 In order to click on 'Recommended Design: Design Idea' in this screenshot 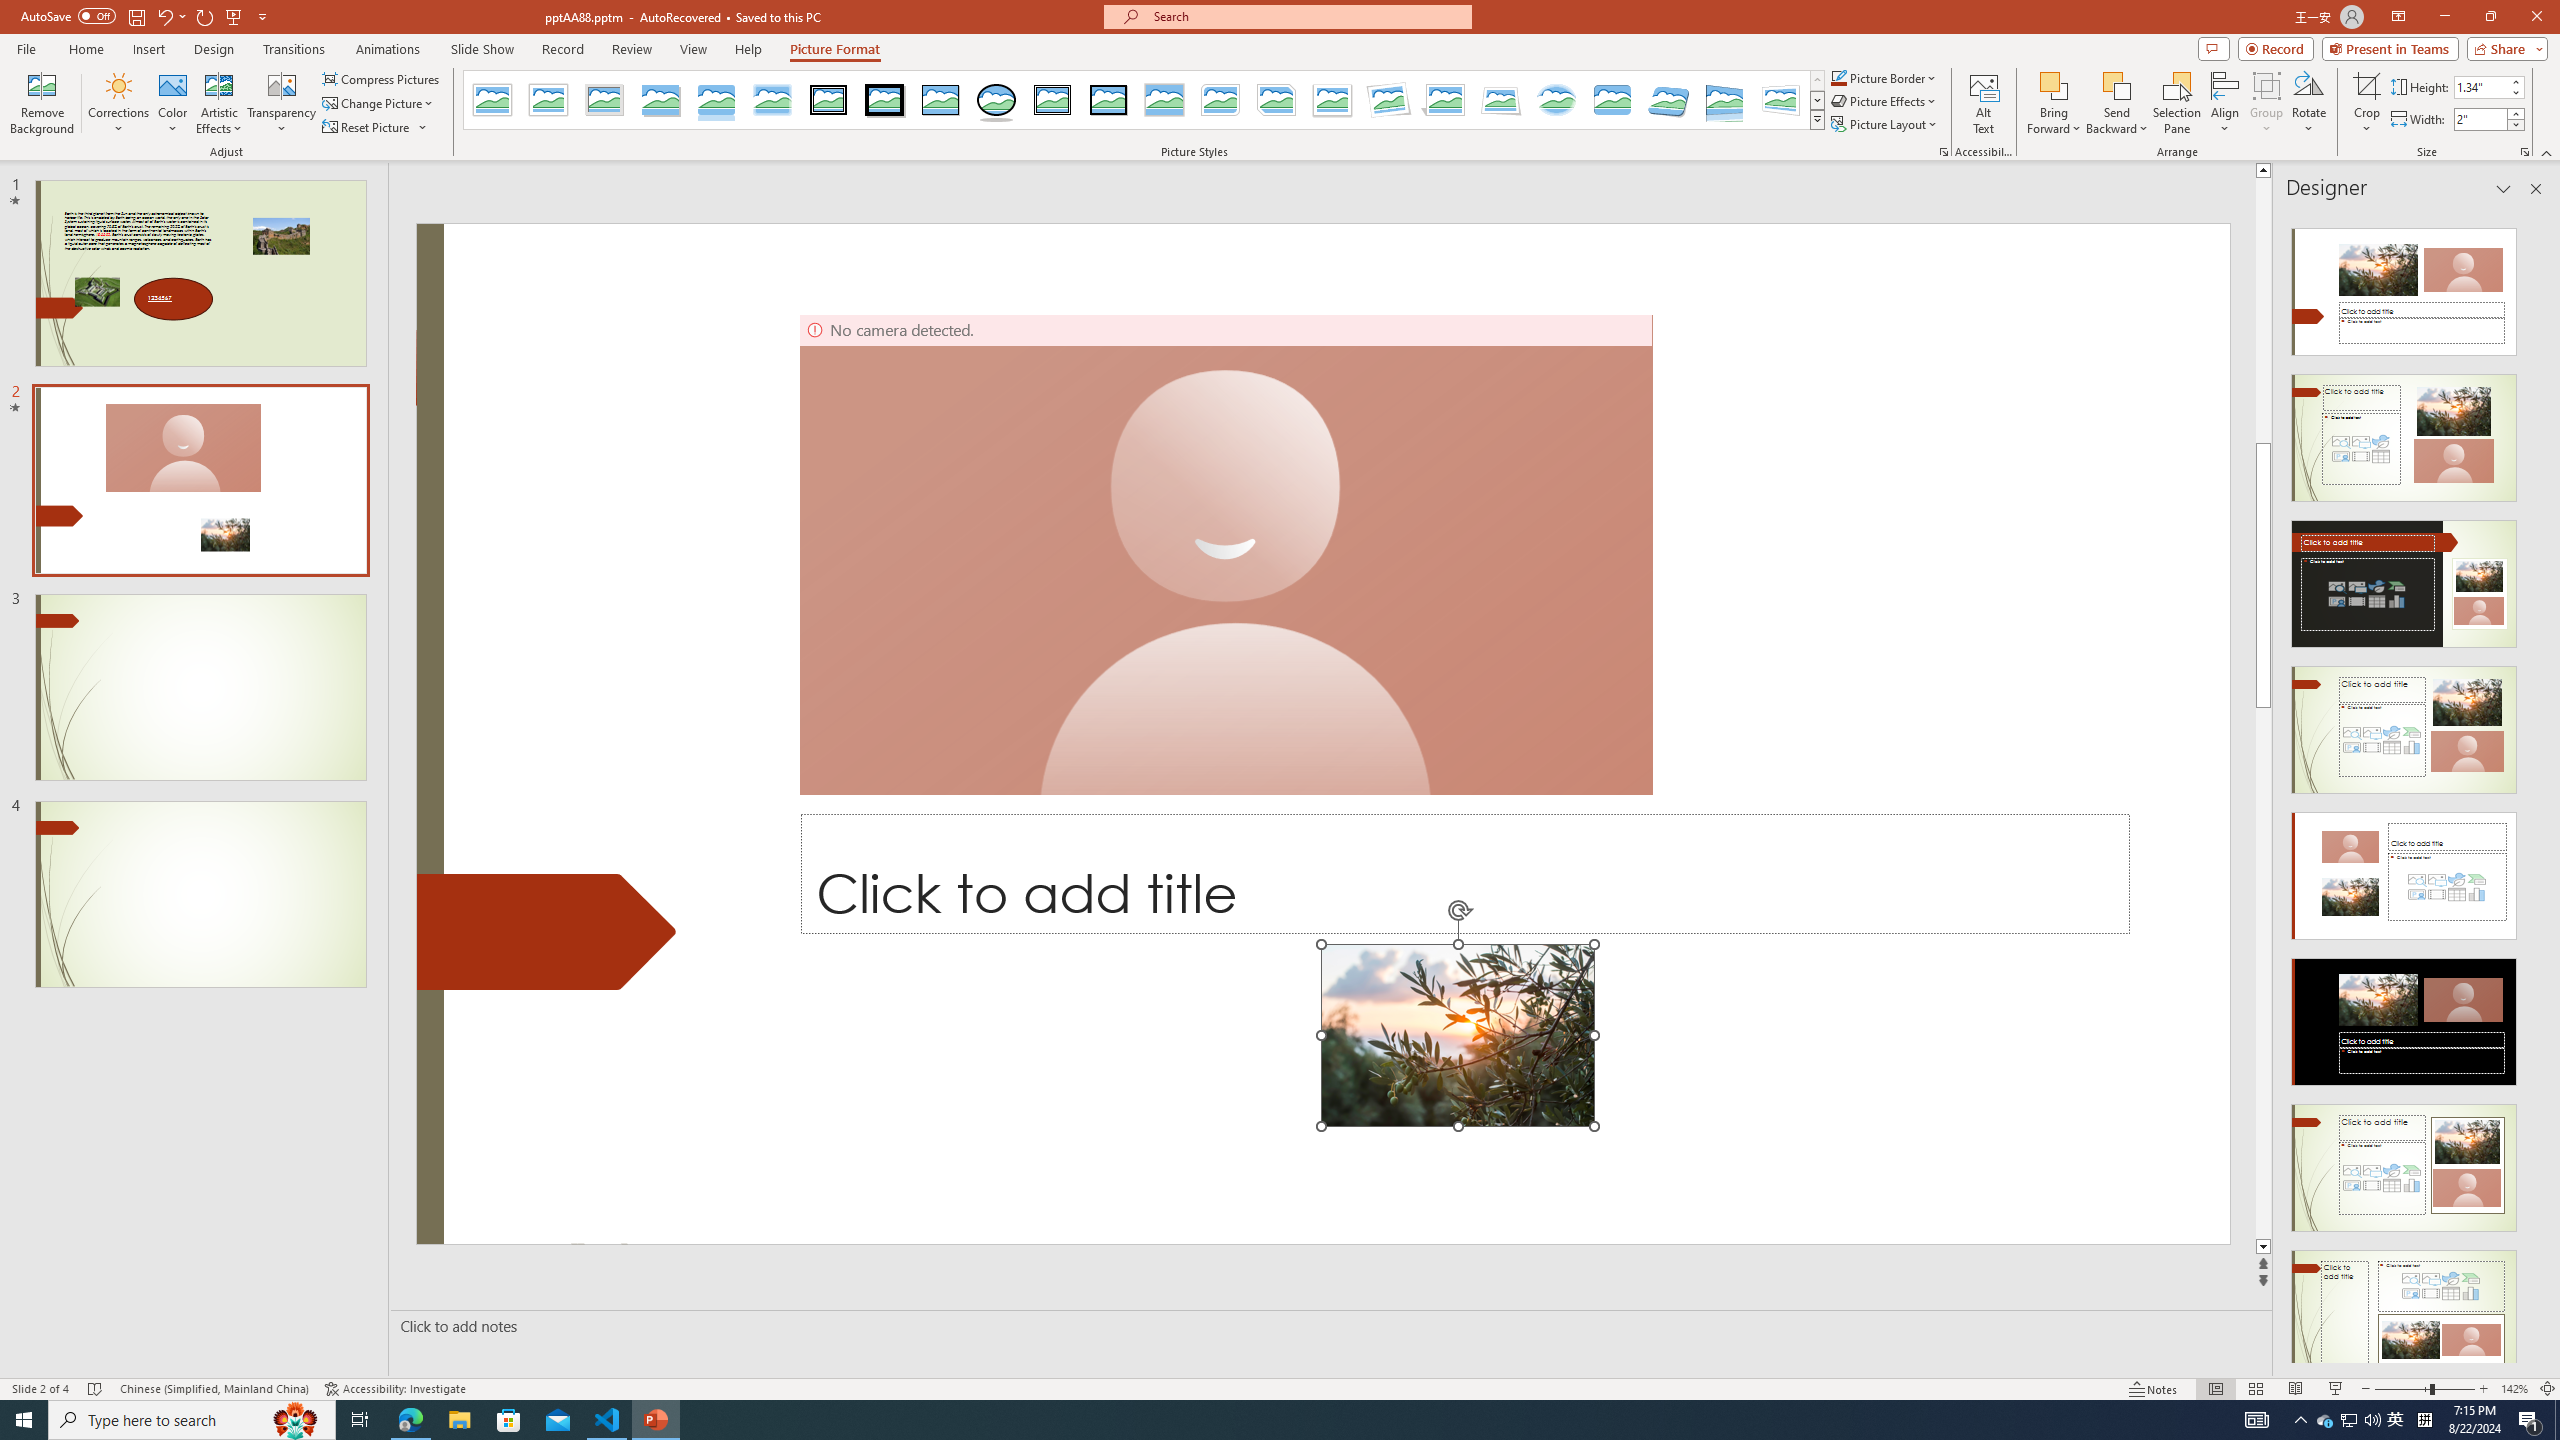, I will do `click(2402, 284)`.